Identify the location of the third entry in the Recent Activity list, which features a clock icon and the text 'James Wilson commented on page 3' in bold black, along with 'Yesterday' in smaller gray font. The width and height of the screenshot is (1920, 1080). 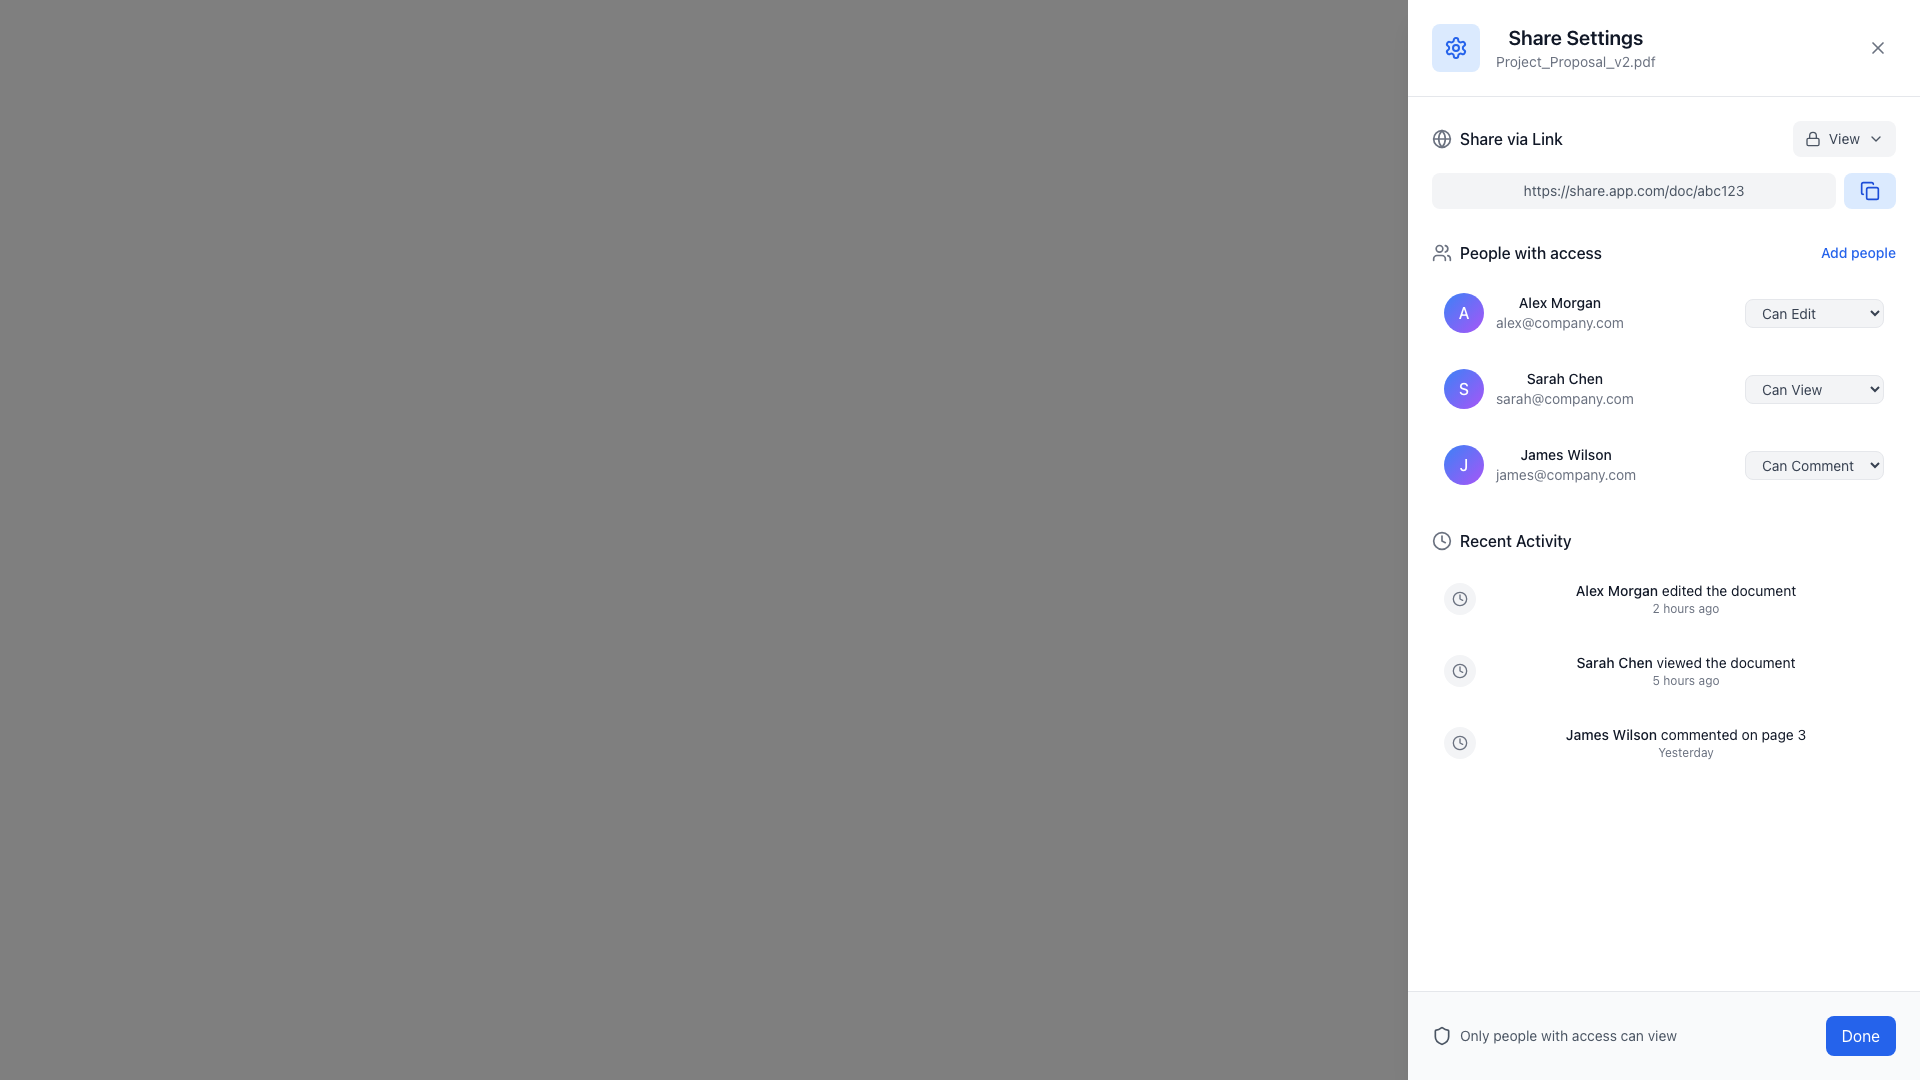
(1664, 743).